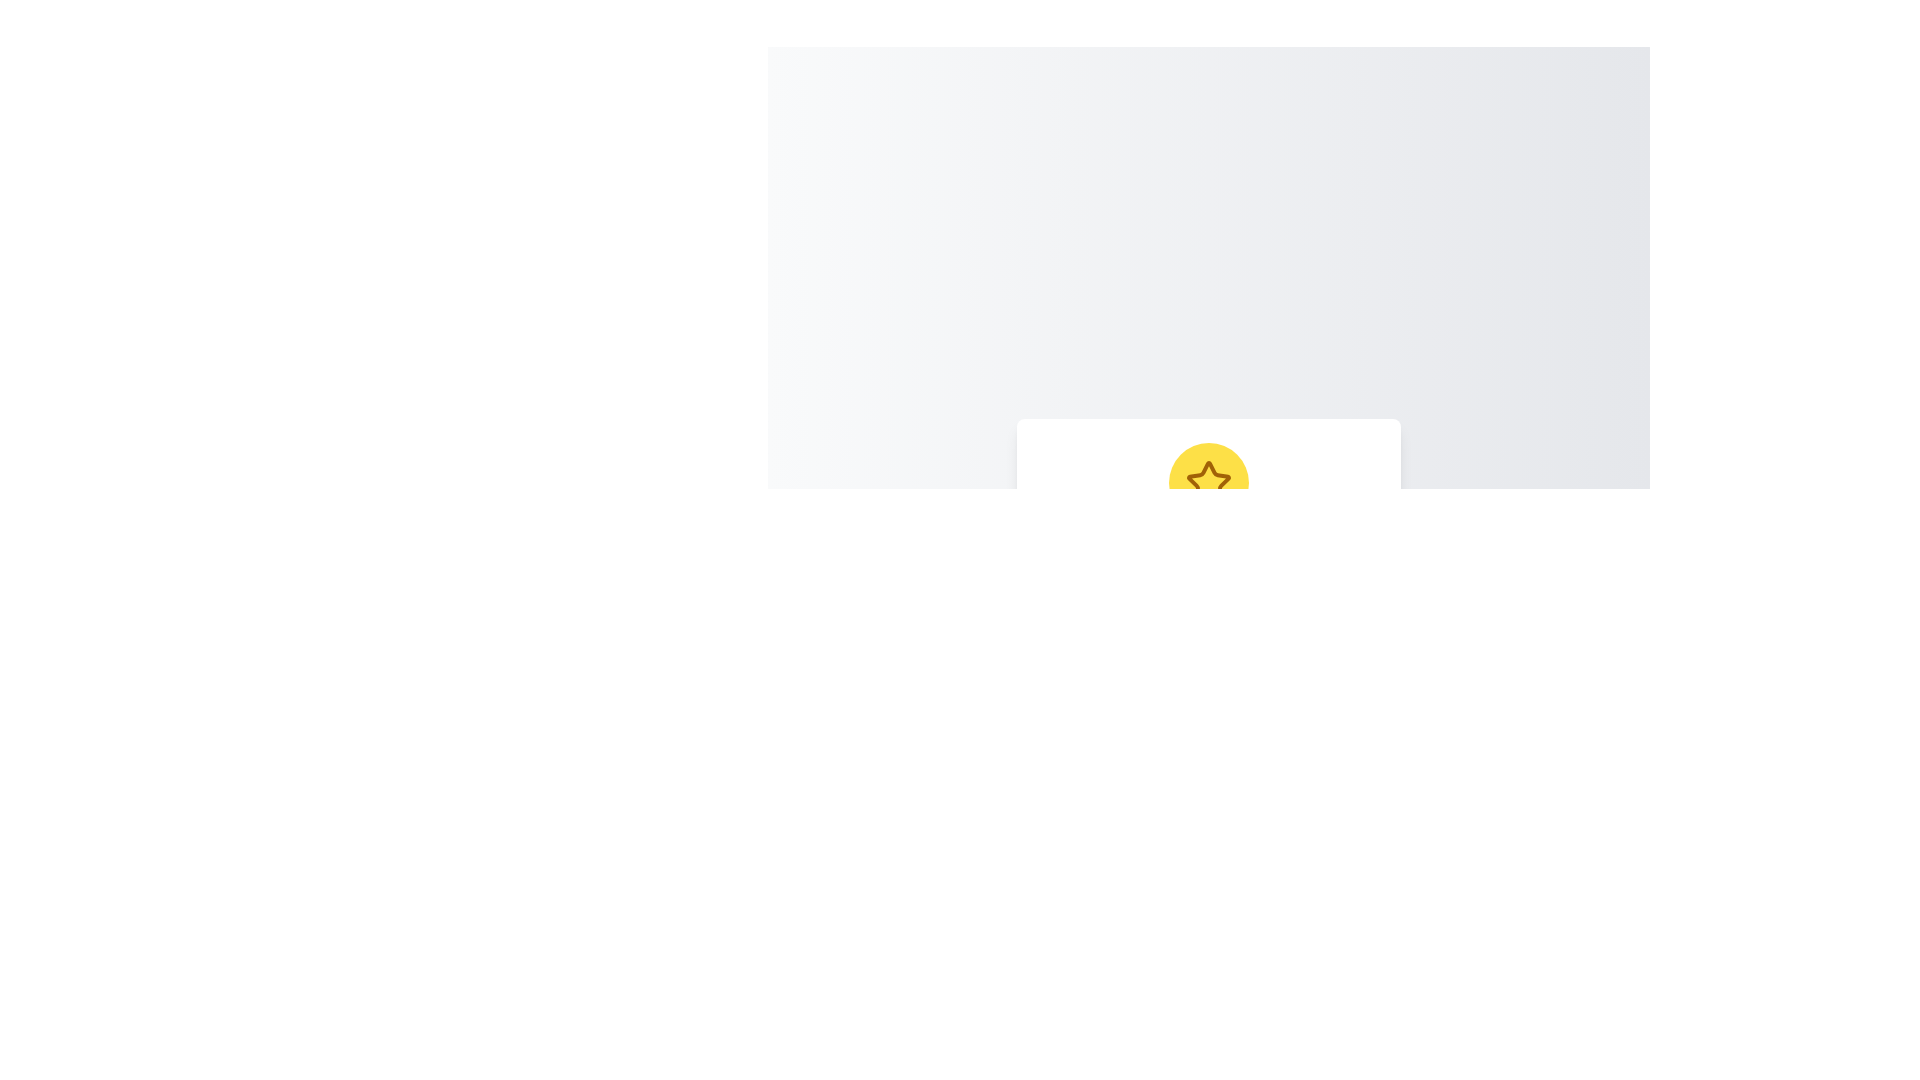 The width and height of the screenshot is (1920, 1080). What do you see at coordinates (1208, 482) in the screenshot?
I see `the star icon that serves as a visual decoration indicating a rating or favorite status, located centrally at the top of the white content area` at bounding box center [1208, 482].